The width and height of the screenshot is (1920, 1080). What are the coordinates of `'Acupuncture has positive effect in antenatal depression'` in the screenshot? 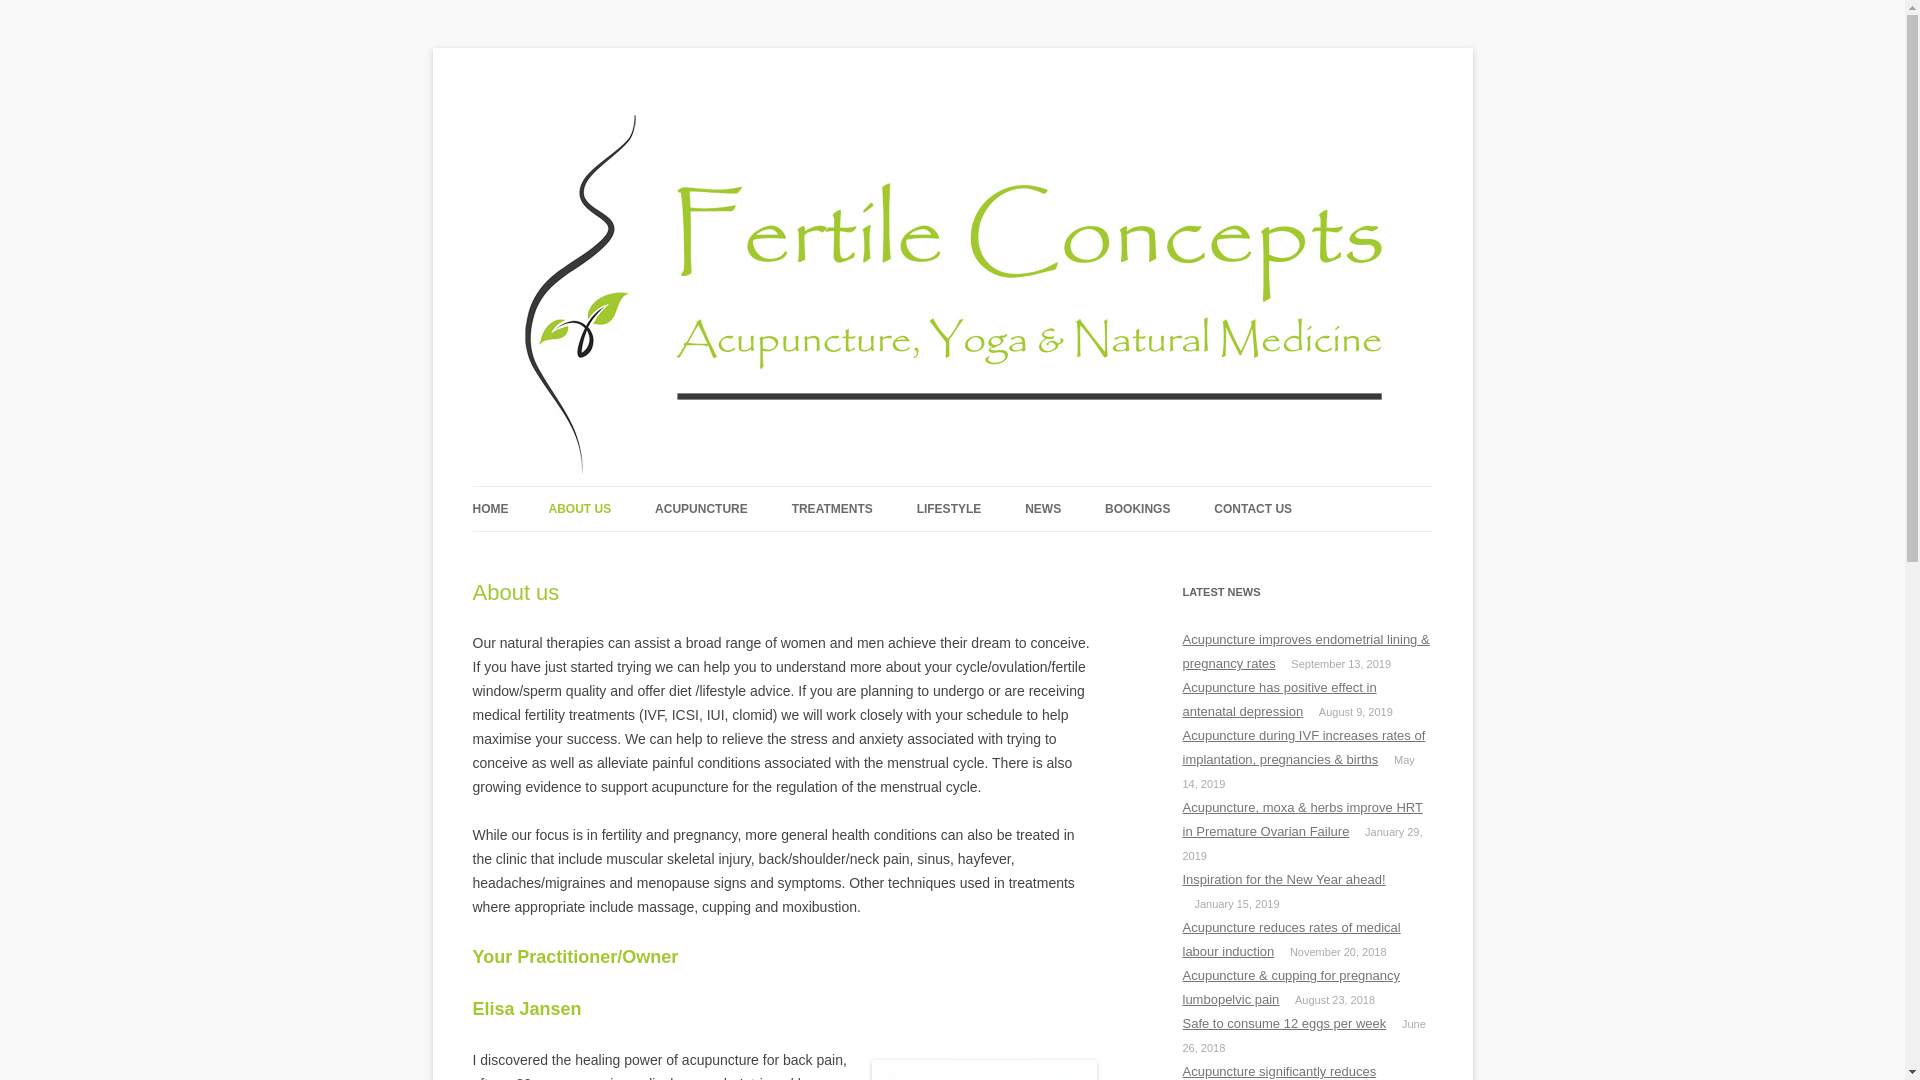 It's located at (1181, 698).